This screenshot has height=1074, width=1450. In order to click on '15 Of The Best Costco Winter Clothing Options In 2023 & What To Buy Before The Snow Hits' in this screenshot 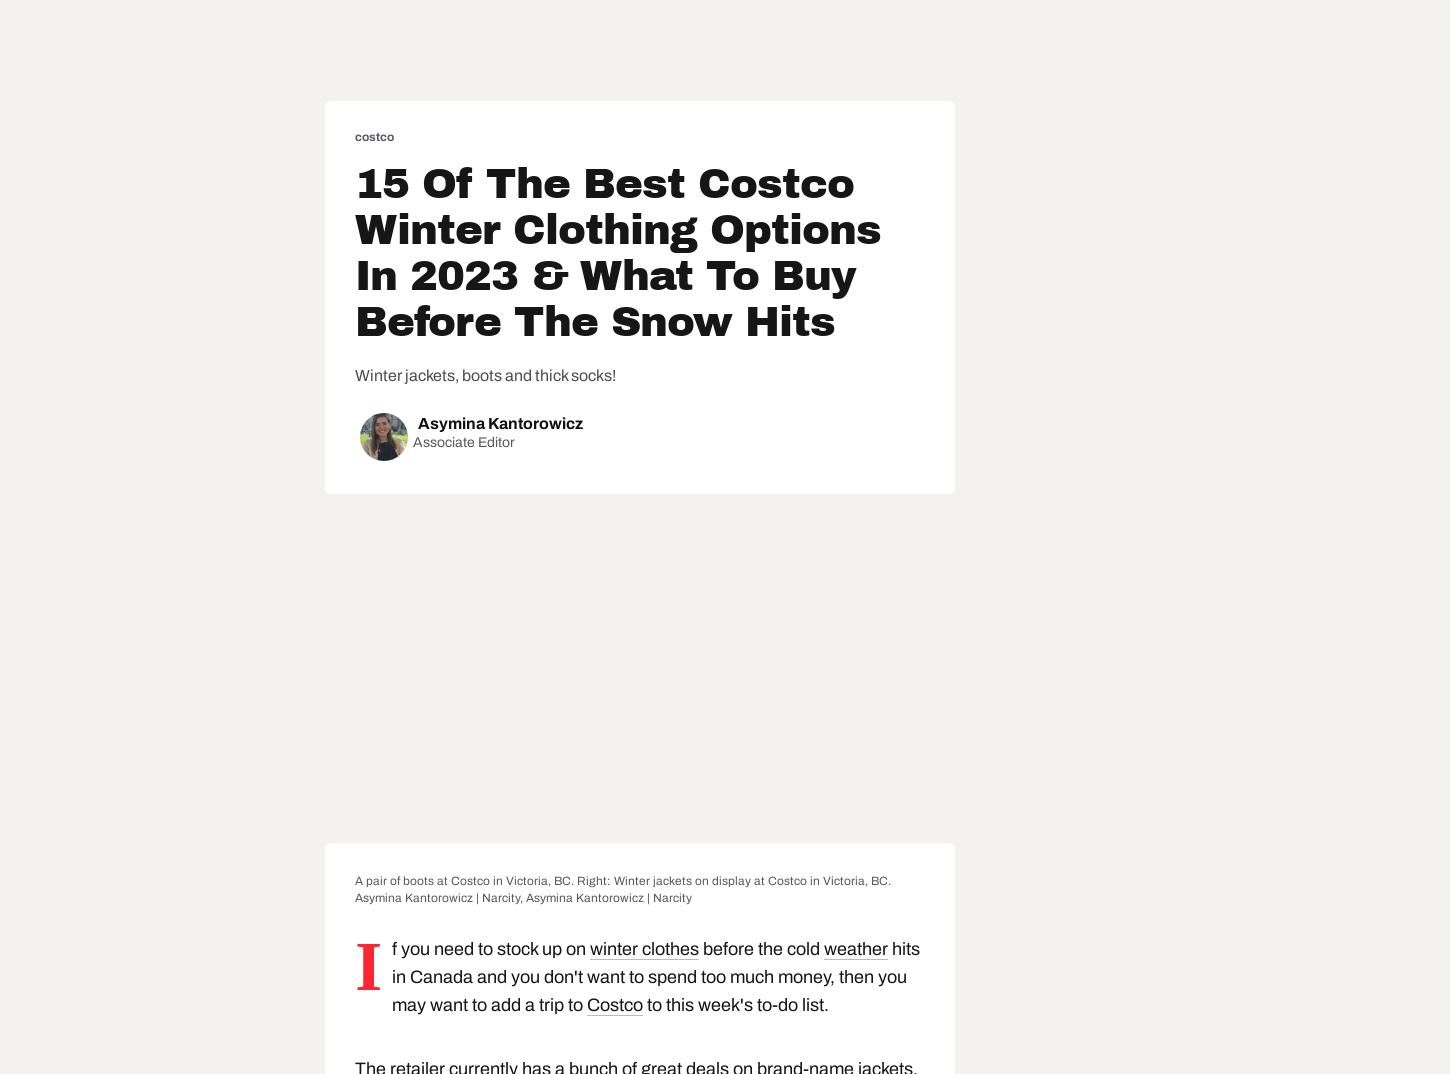, I will do `click(616, 251)`.